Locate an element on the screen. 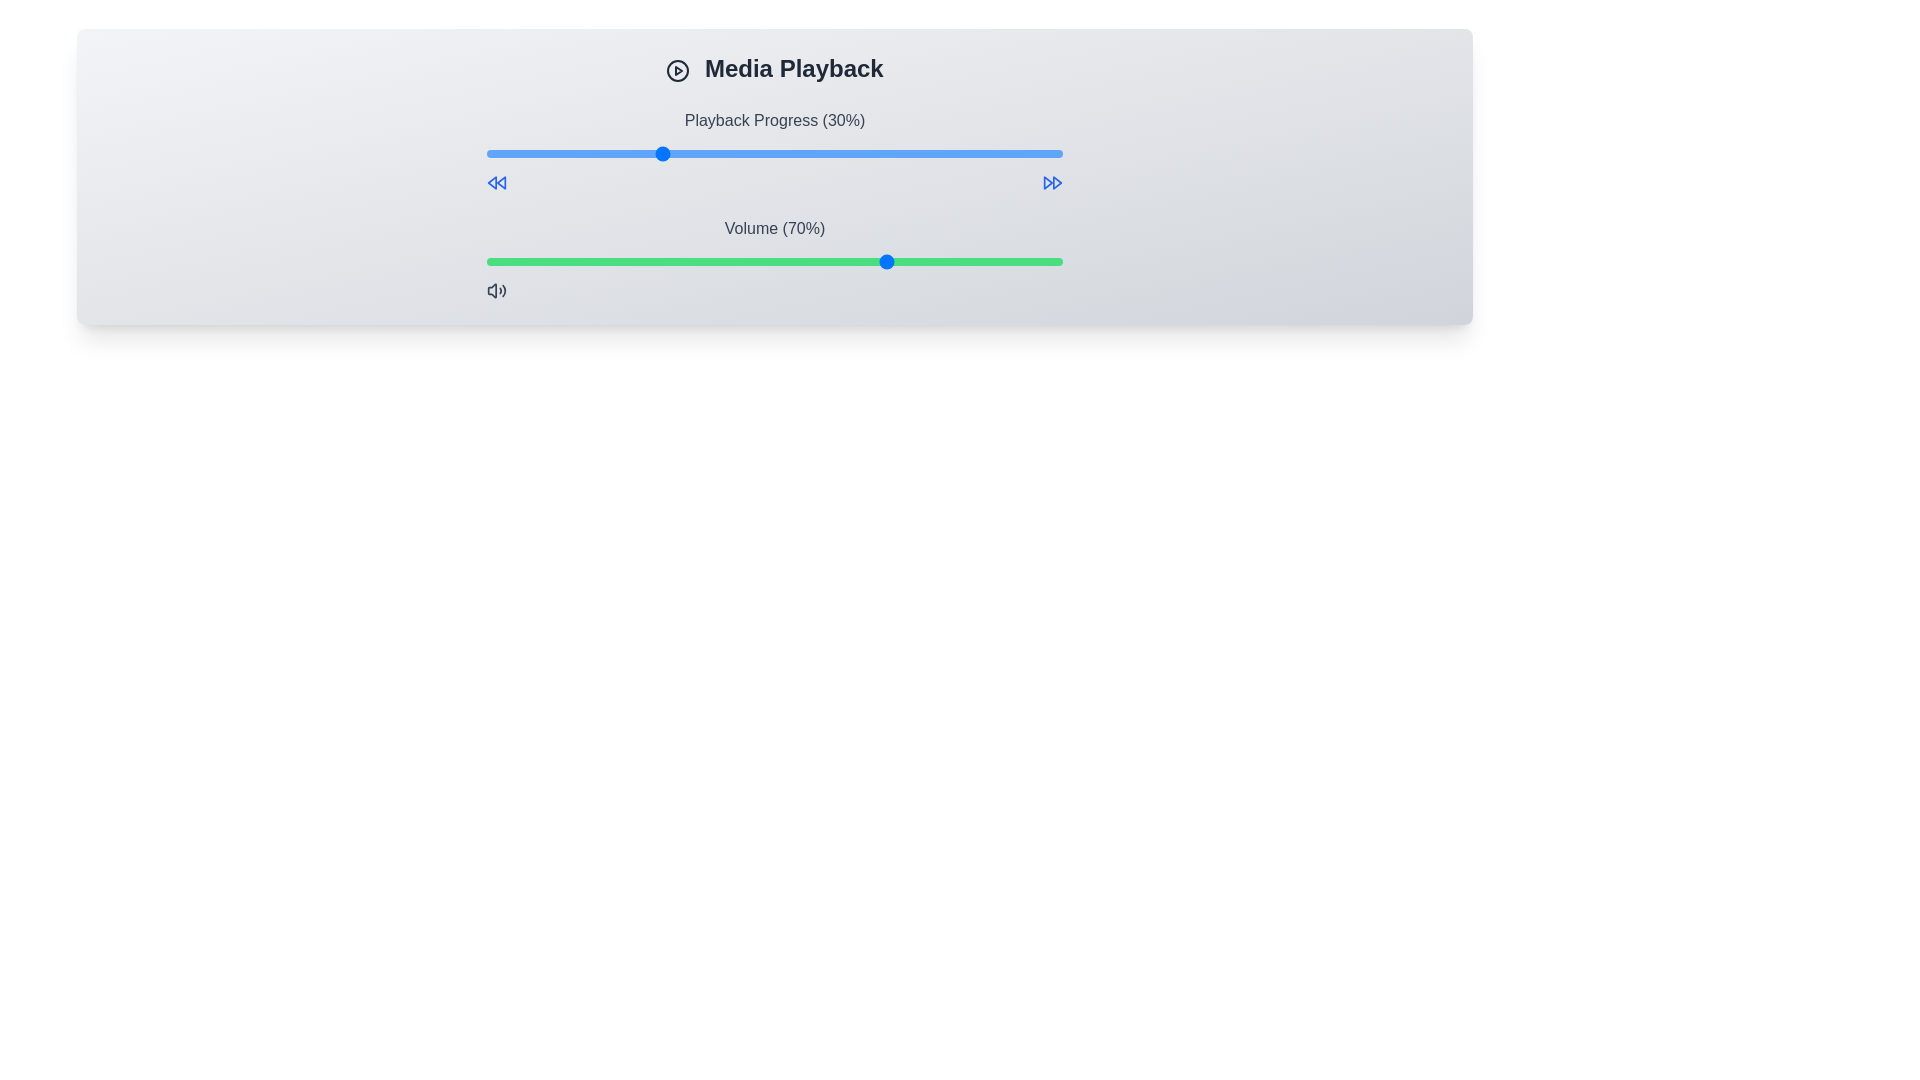  the rewind button is located at coordinates (497, 182).